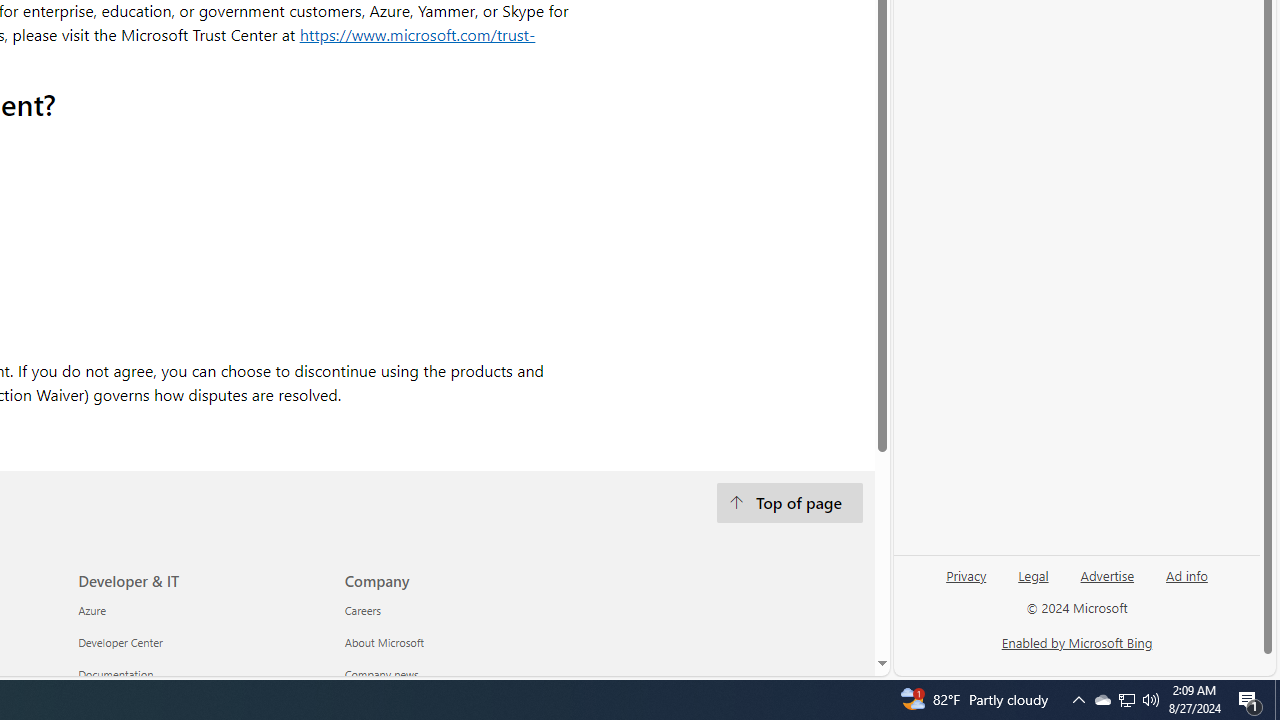 This screenshot has height=720, width=1280. I want to click on 'About Microsoft', so click(464, 643).